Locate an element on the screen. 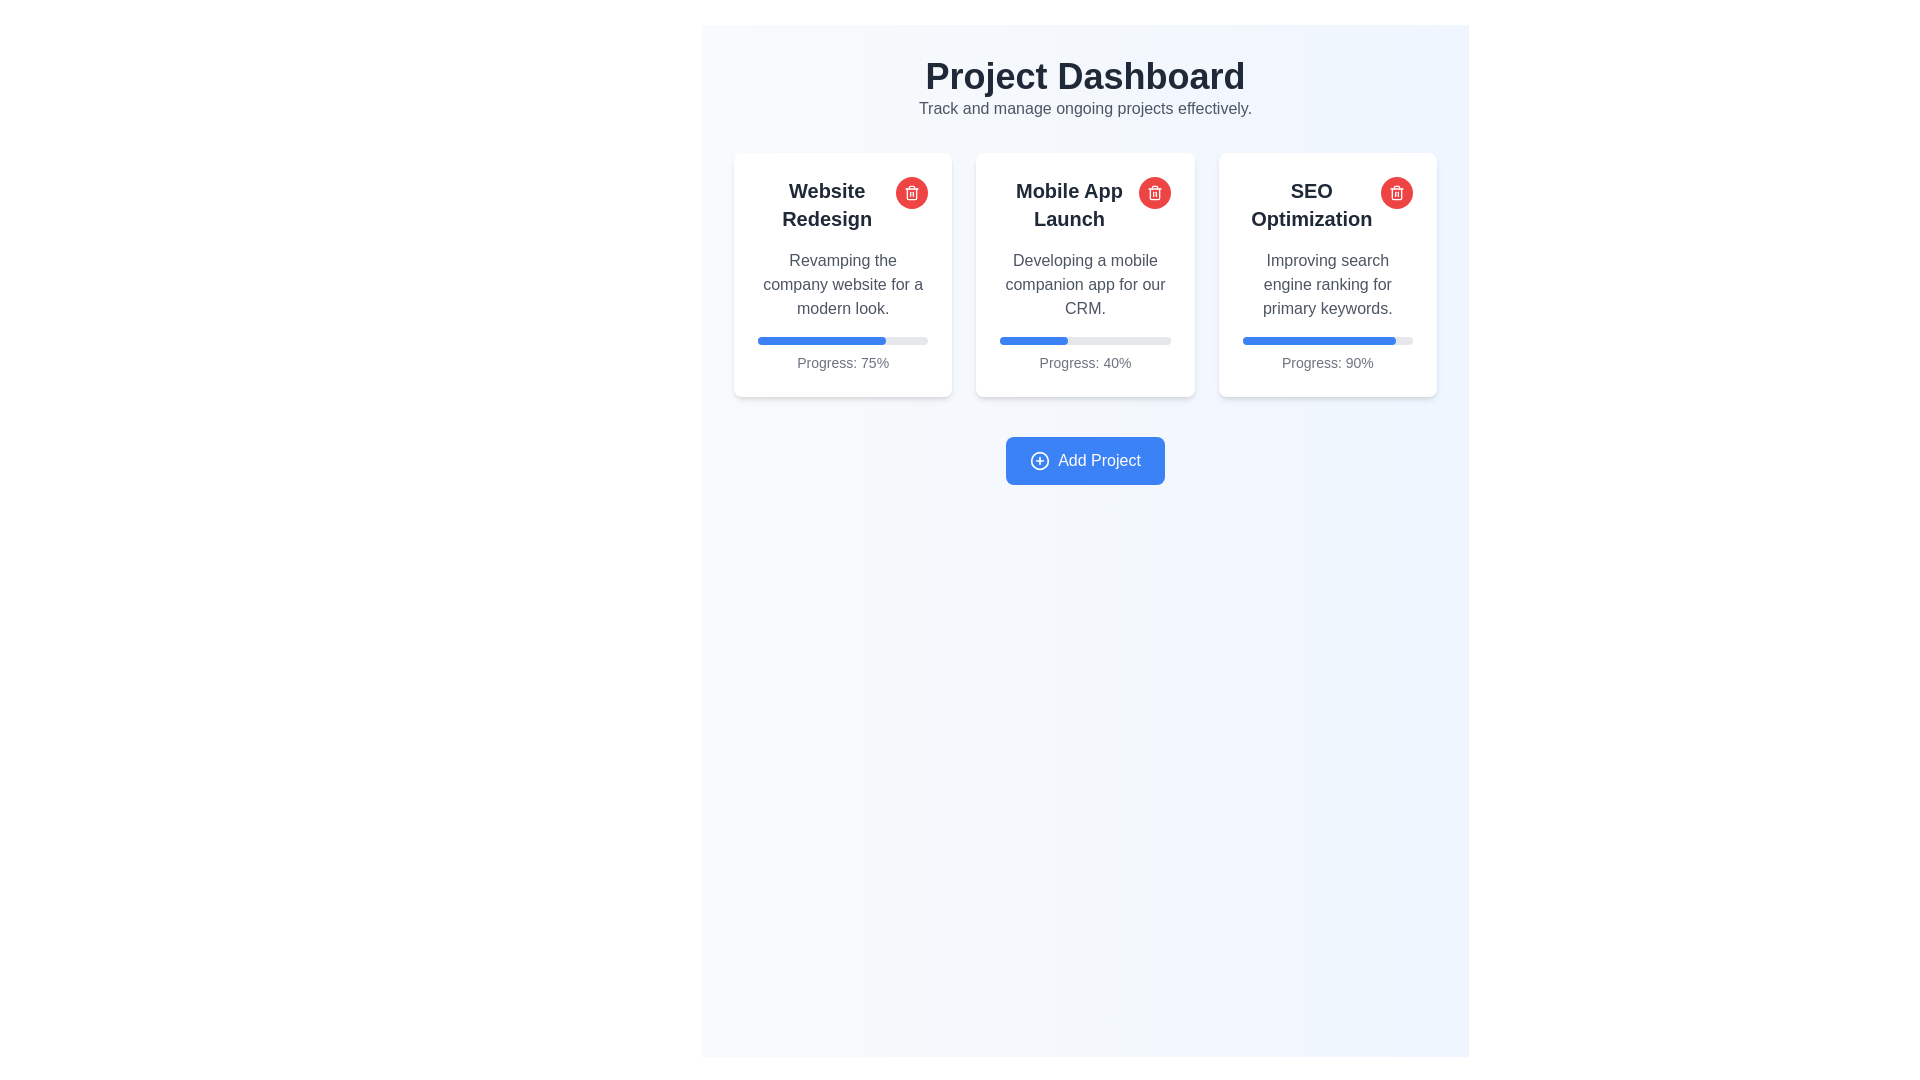  the rectangular body of the trash icon located in the top-right corner of the 'SEO Optimization' card in the dashboard is located at coordinates (1395, 194).